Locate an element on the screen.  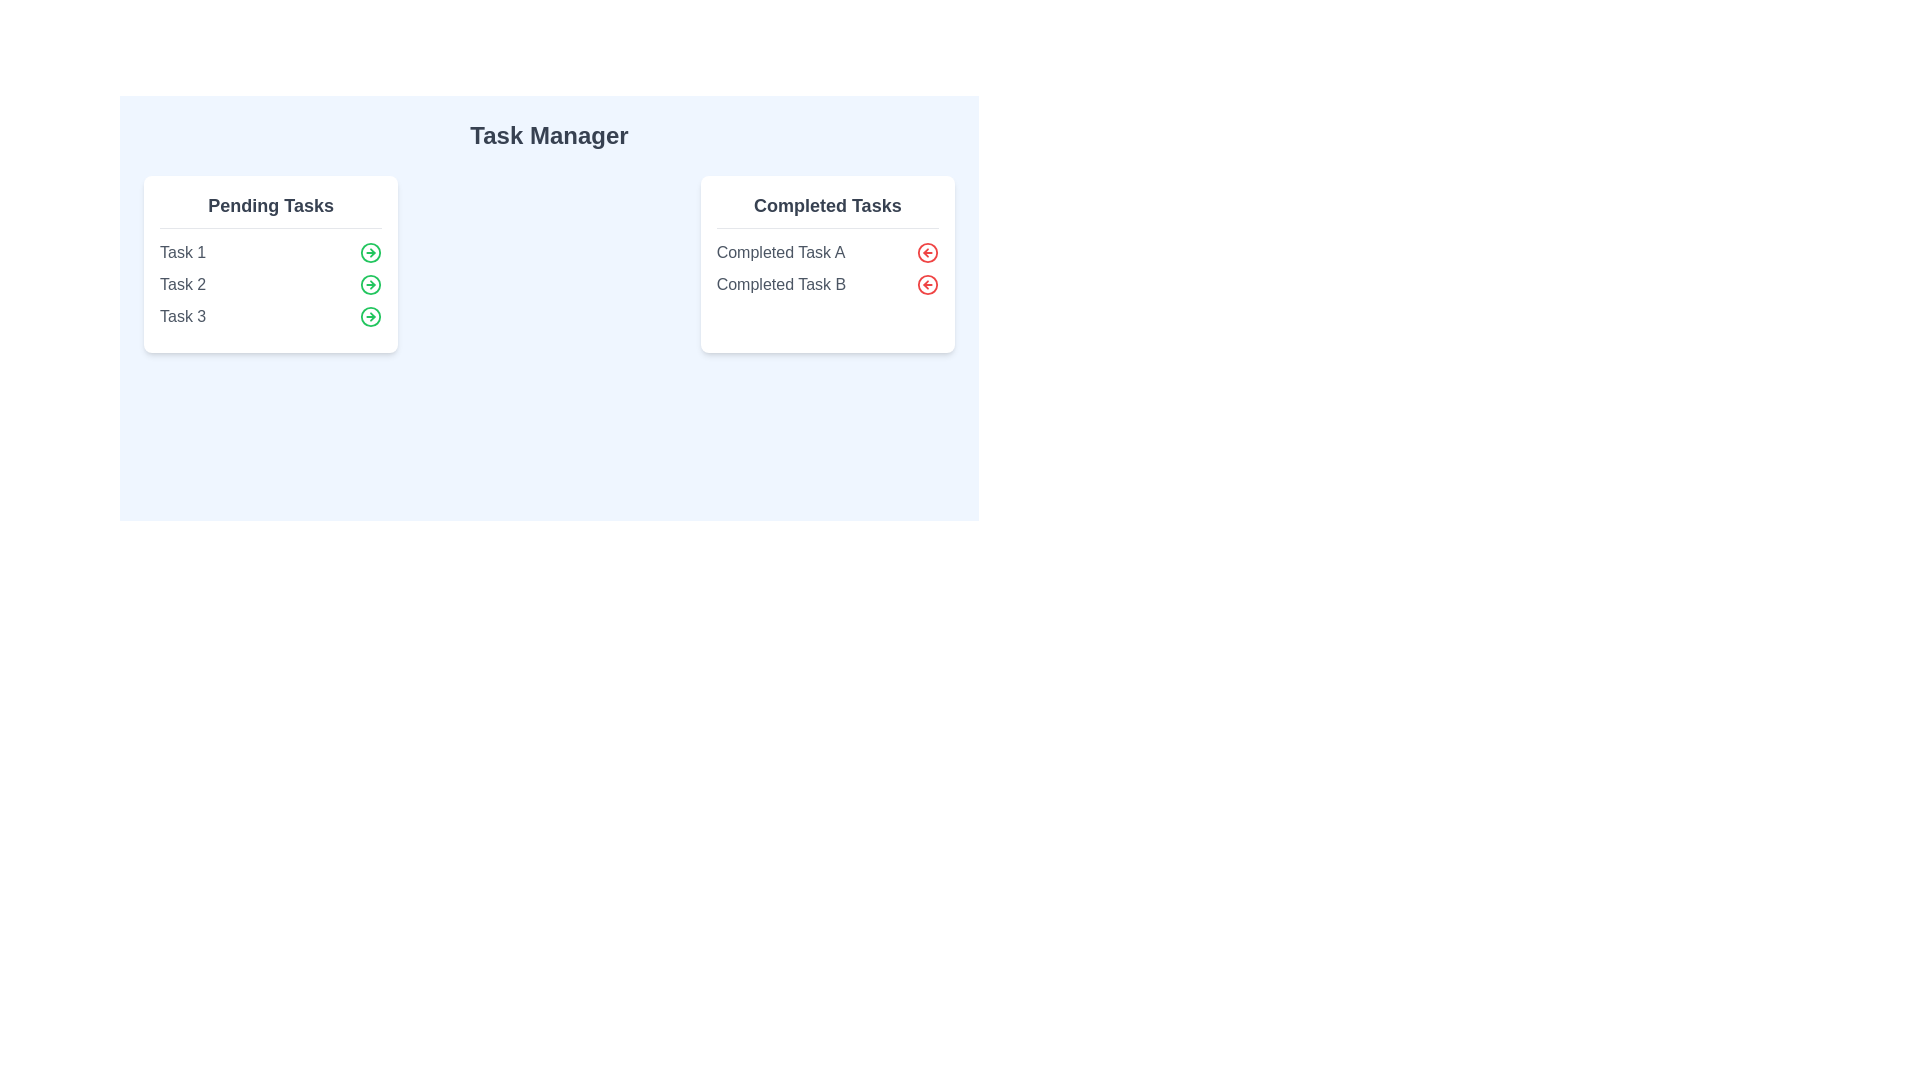
red arrow button next to the task Completed Task A in the 'Completed Tasks' section to transfer it to 'Pending Tasks' is located at coordinates (926, 252).